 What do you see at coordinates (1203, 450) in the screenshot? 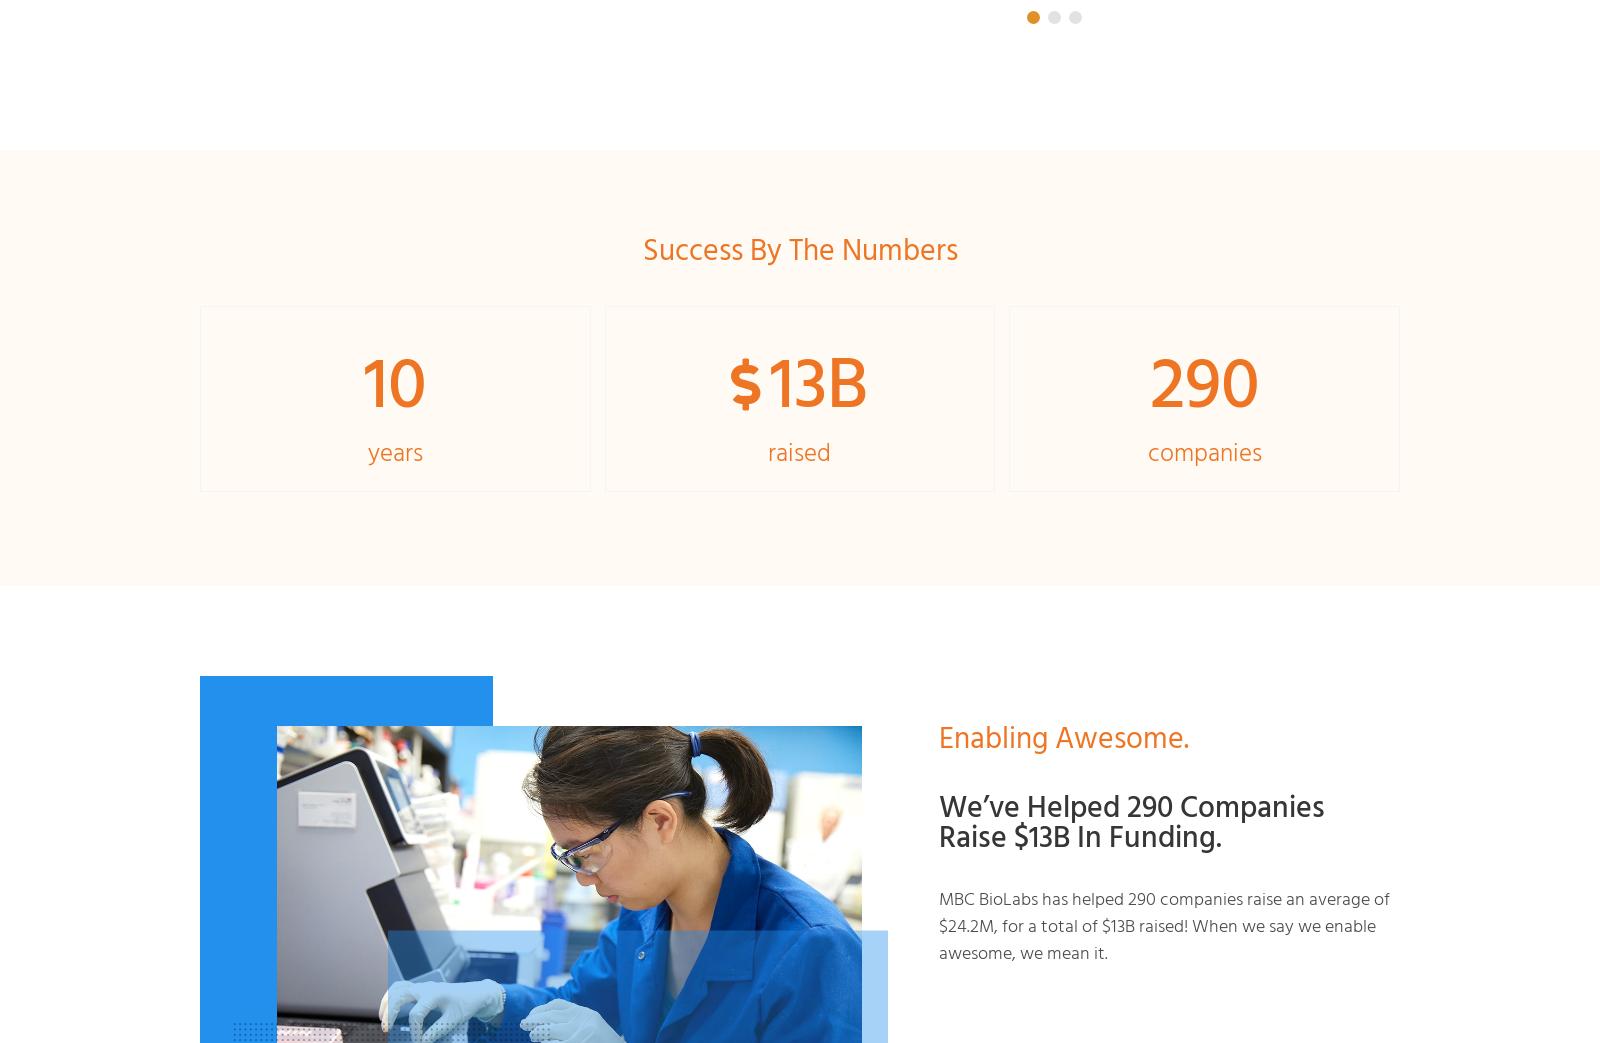
I see `'companies'` at bounding box center [1203, 450].